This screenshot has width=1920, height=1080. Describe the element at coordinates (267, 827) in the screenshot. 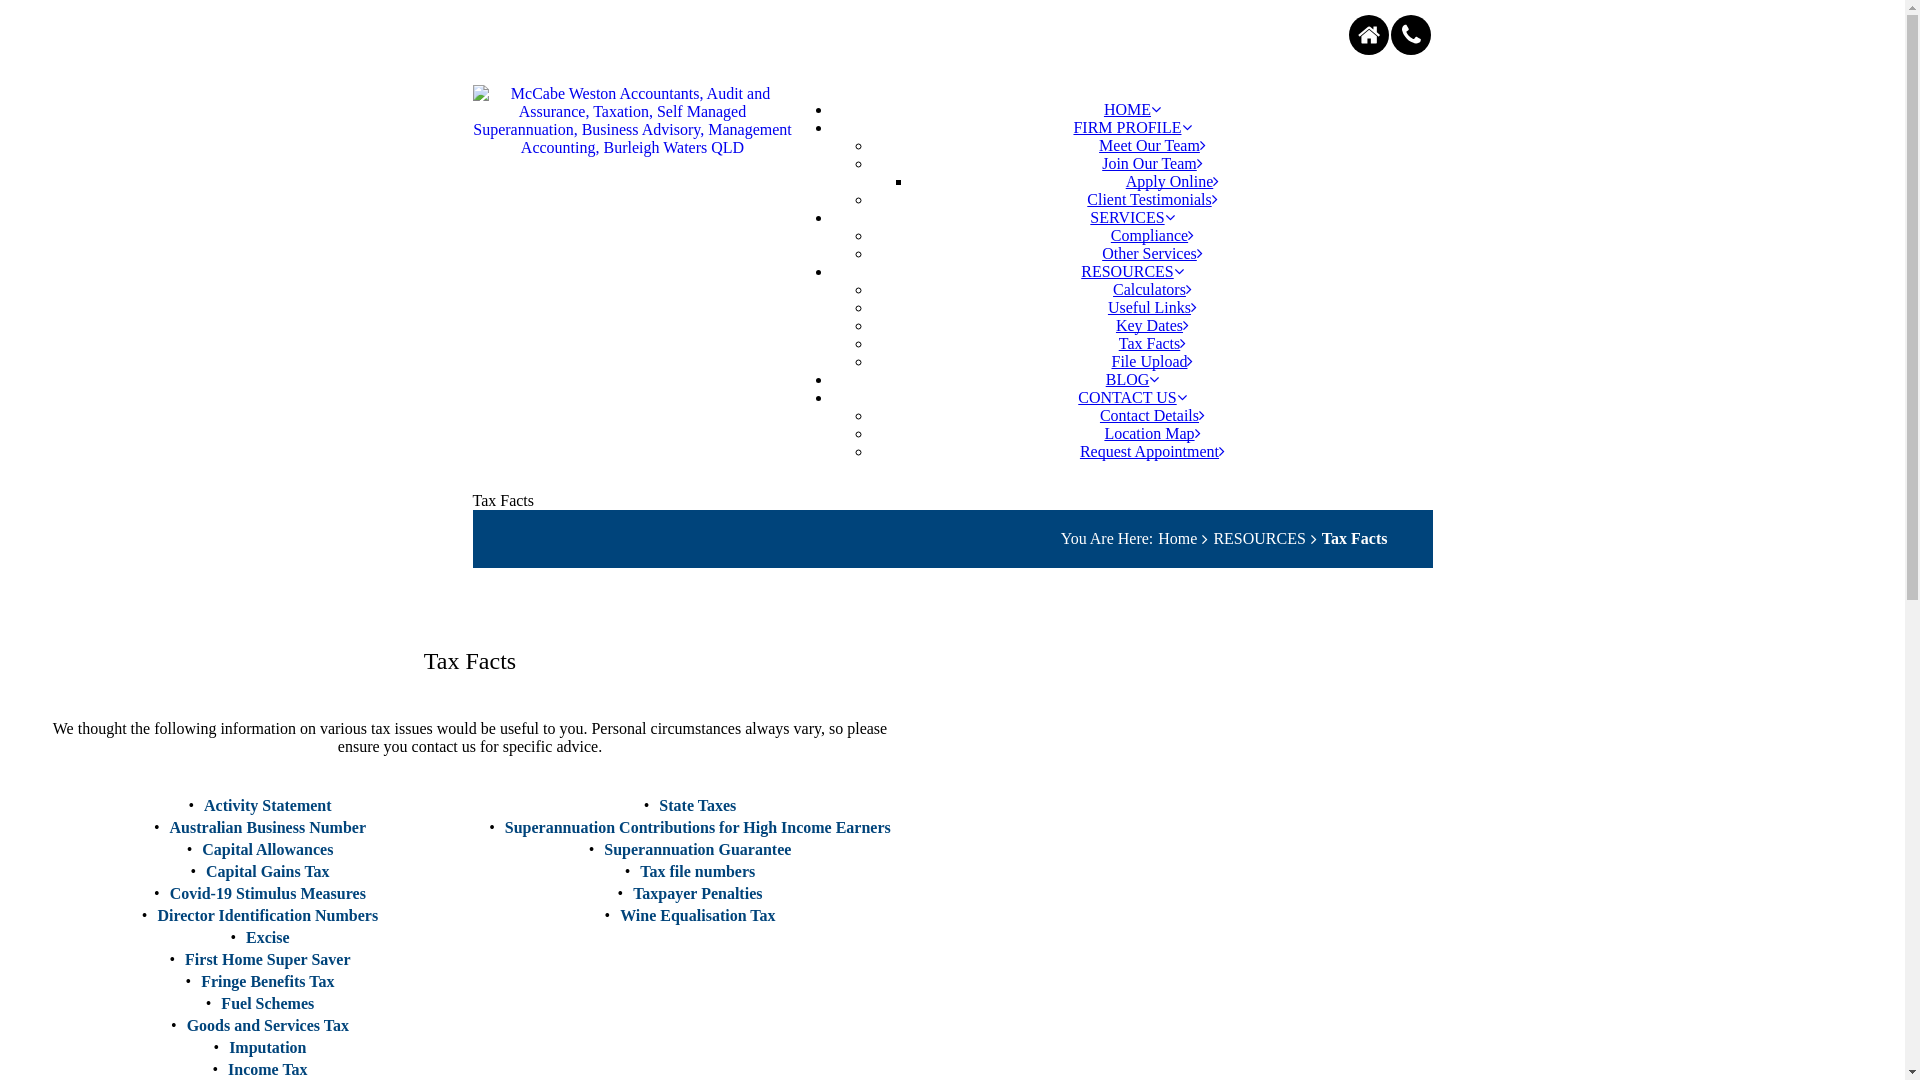

I see `'Australian Business Number'` at that location.